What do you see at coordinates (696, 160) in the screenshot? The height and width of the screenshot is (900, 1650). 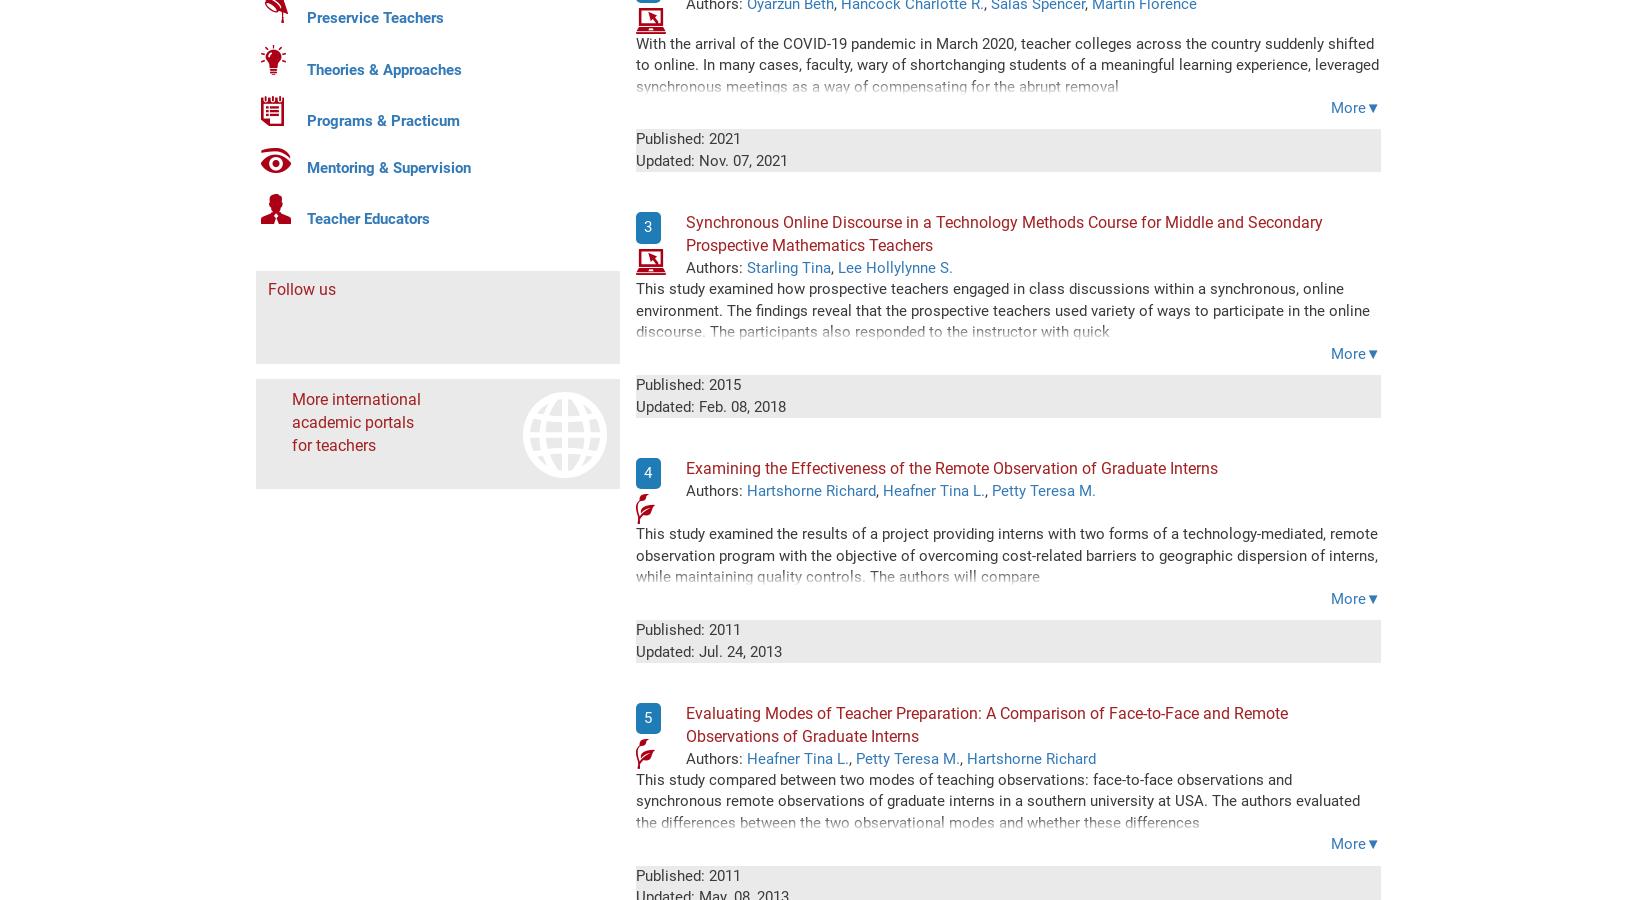 I see `'Nov. 07, 2021'` at bounding box center [696, 160].